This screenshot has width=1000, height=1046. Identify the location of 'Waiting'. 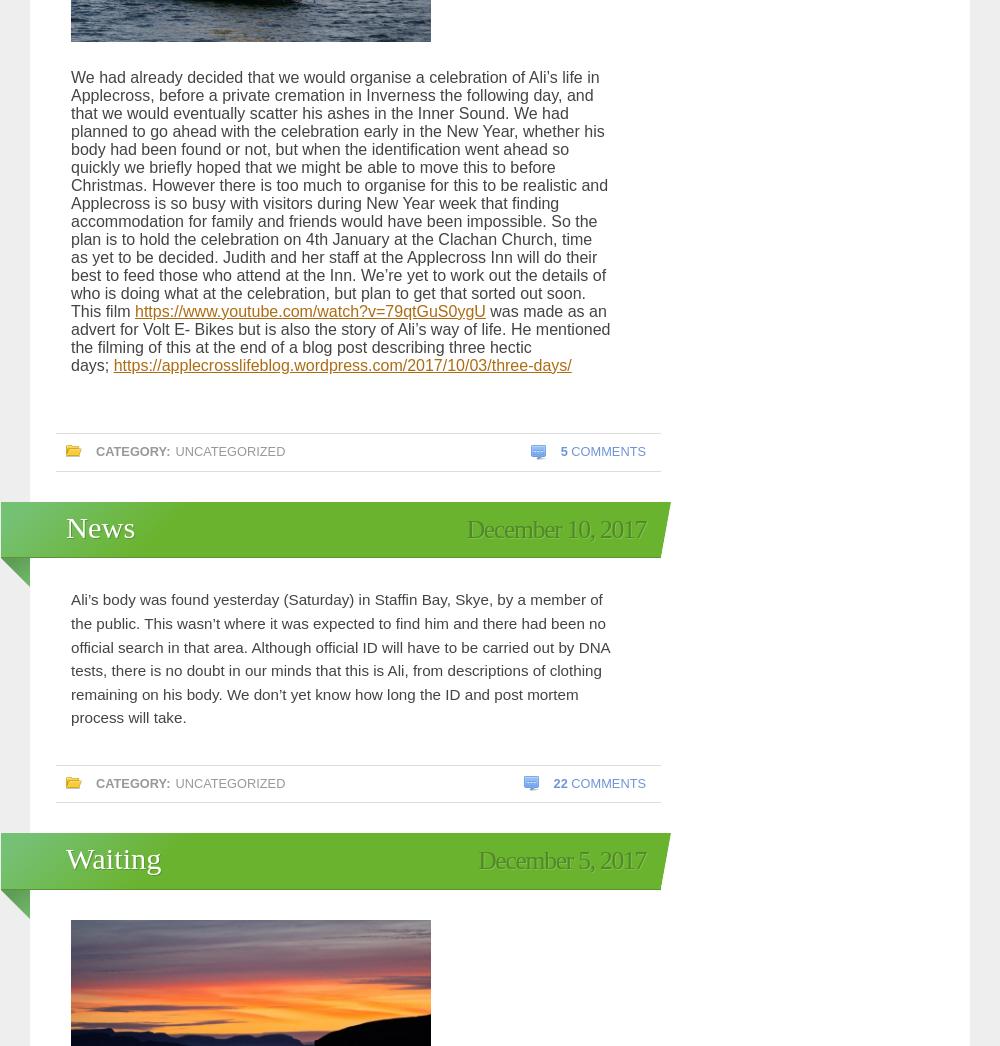
(112, 857).